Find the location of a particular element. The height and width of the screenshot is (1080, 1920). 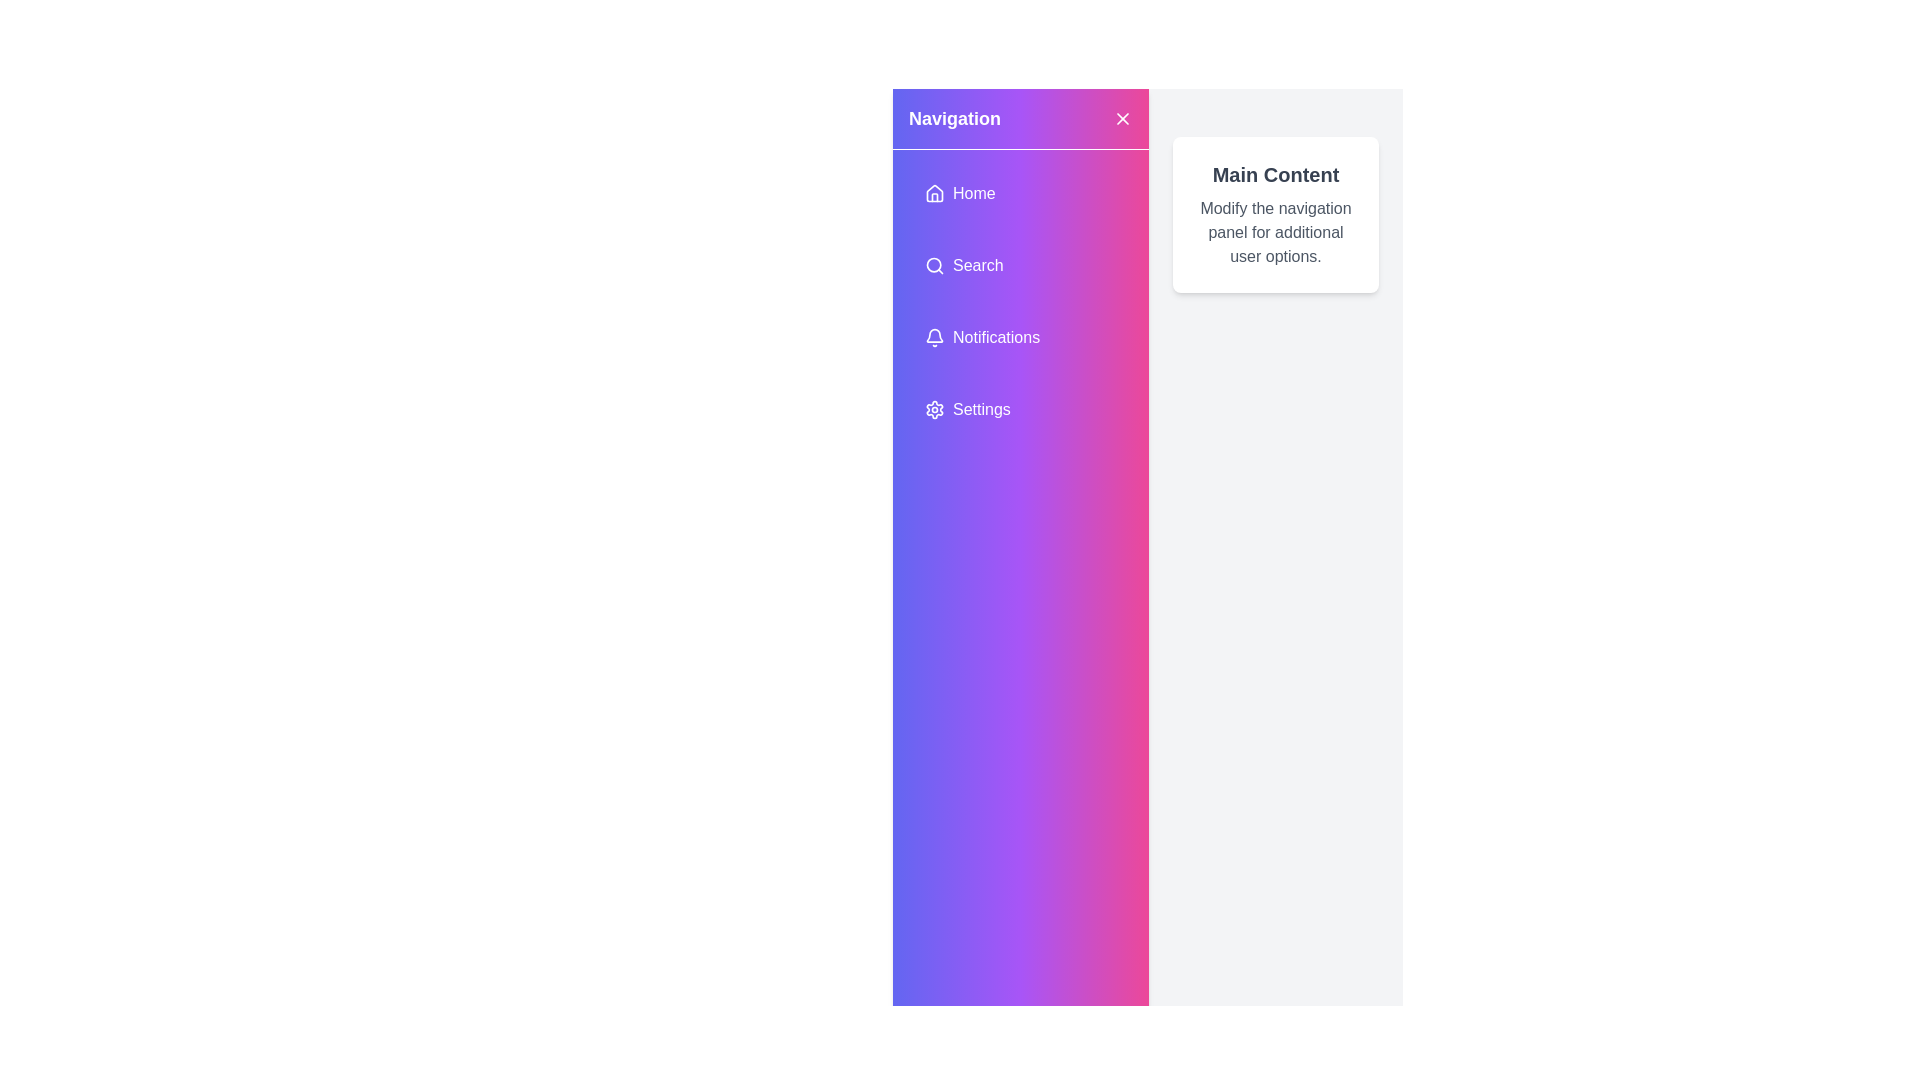

the bell-shaped notification icon located to the left of the 'Notifications' text label in the navigation menu is located at coordinates (934, 337).